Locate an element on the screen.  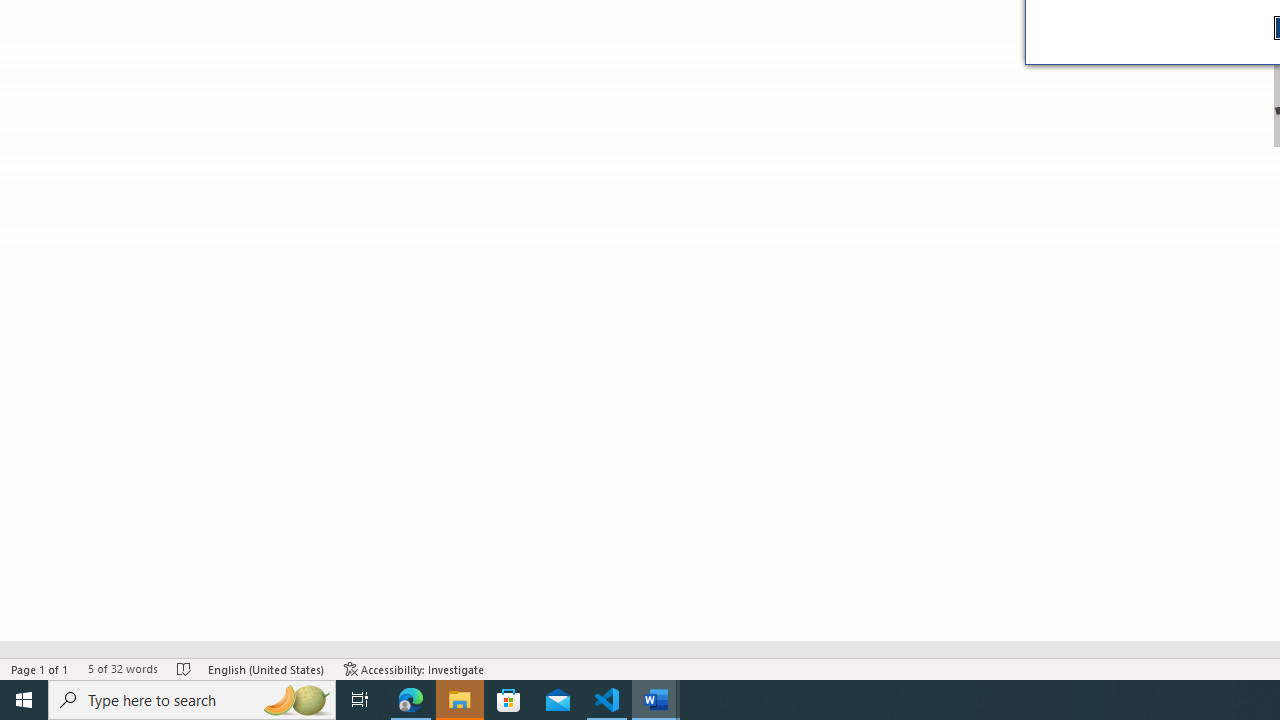
'Microsoft Edge - 1 running window' is located at coordinates (410, 698).